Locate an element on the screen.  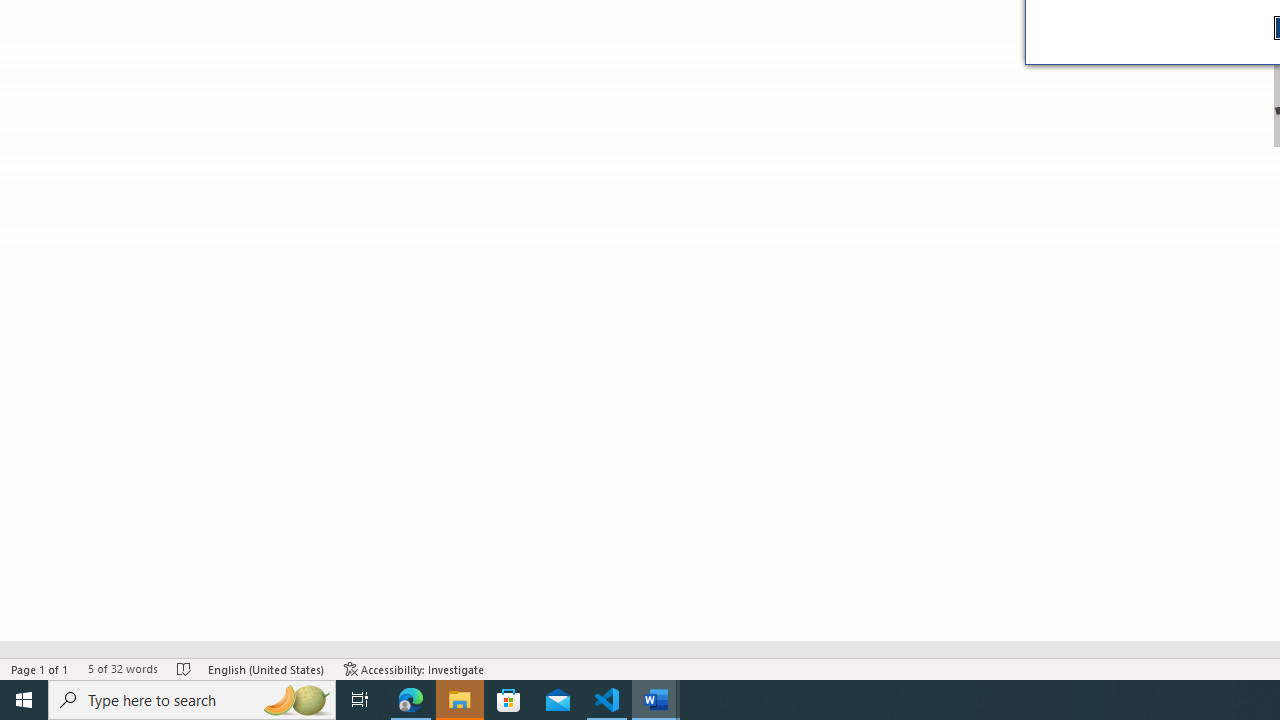
'Microsoft Edge - 1 running window' is located at coordinates (410, 698).